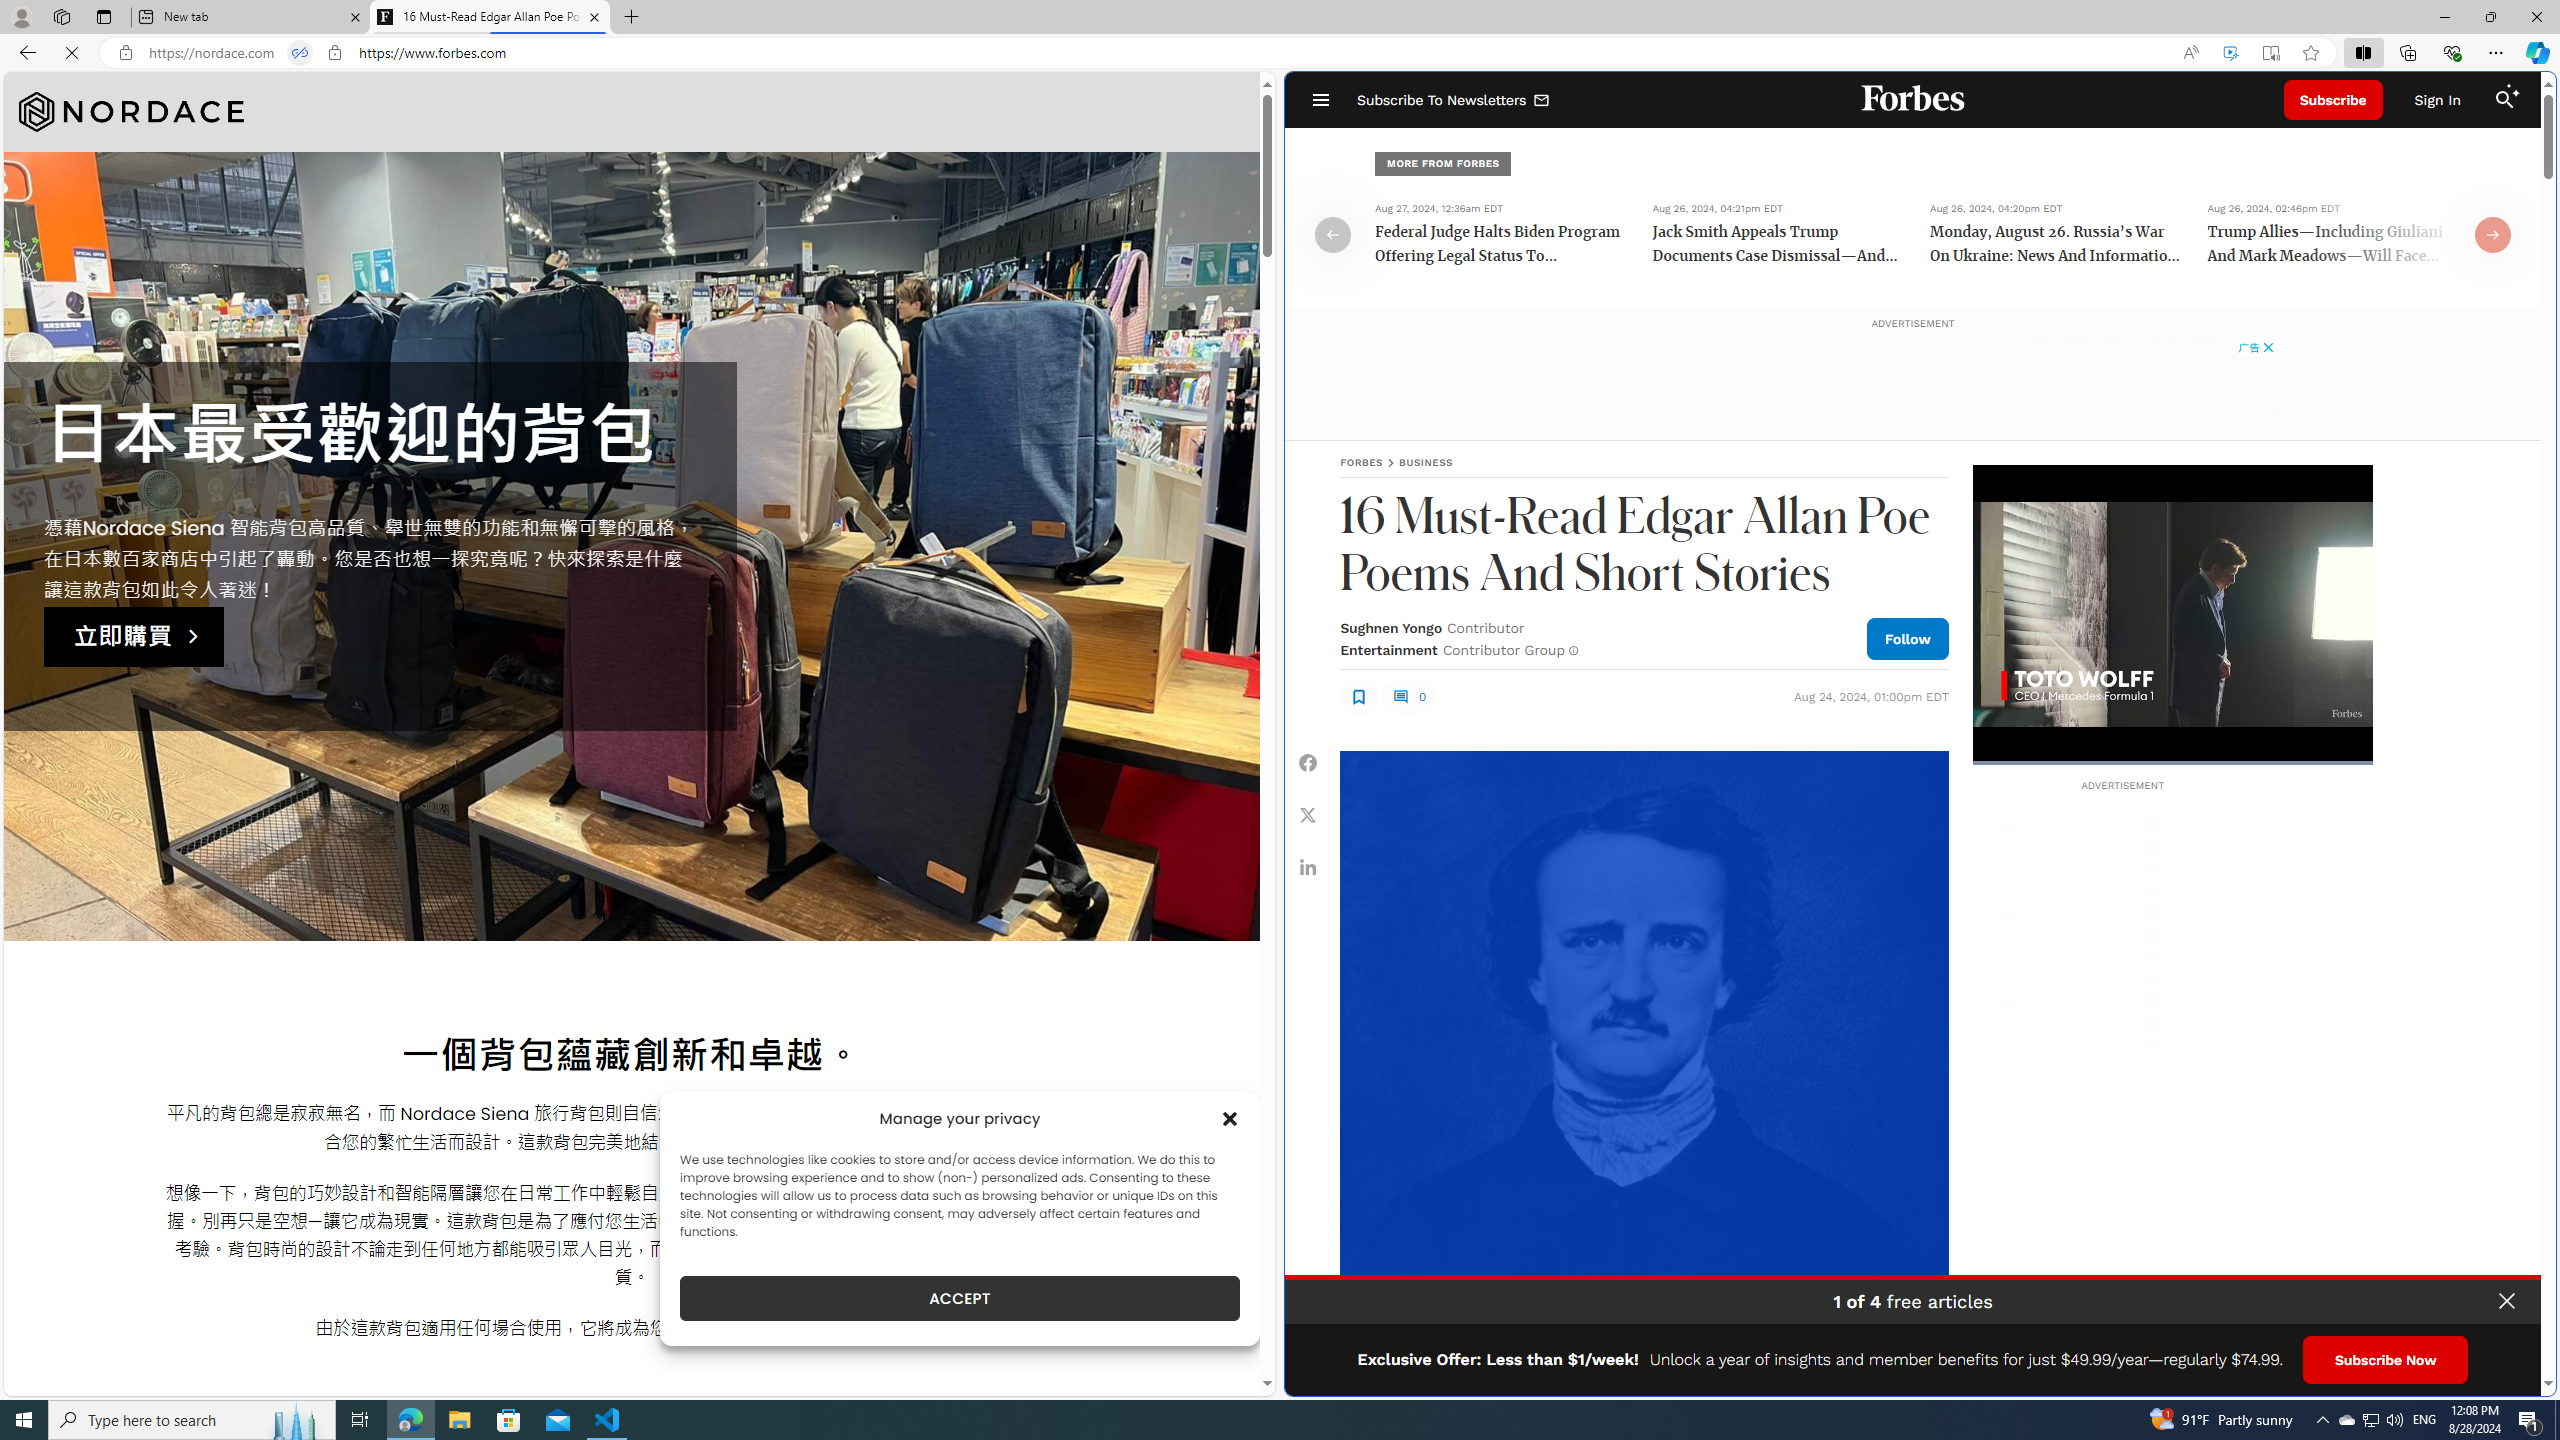 The image size is (2560, 1440). I want to click on 'BUSINESS', so click(1424, 462).